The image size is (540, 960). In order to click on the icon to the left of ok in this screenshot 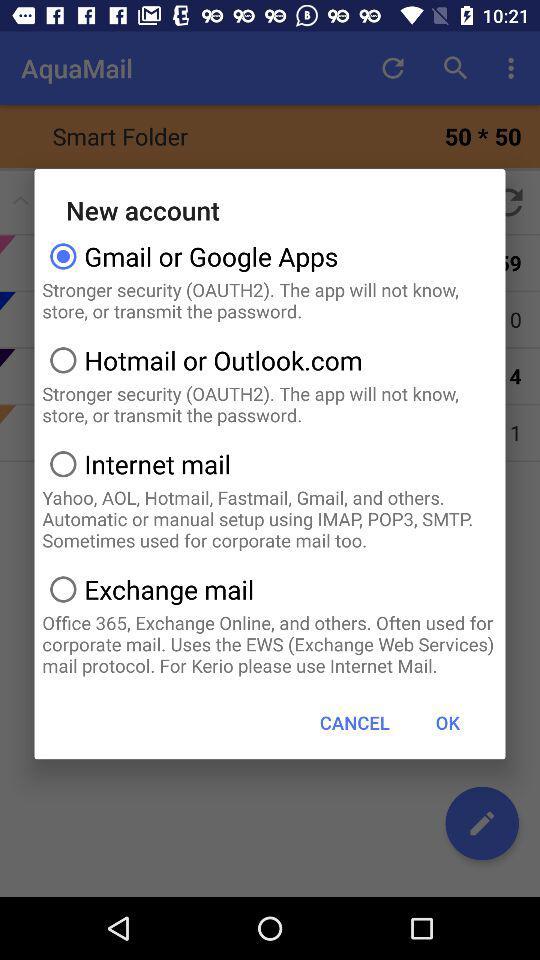, I will do `click(353, 721)`.